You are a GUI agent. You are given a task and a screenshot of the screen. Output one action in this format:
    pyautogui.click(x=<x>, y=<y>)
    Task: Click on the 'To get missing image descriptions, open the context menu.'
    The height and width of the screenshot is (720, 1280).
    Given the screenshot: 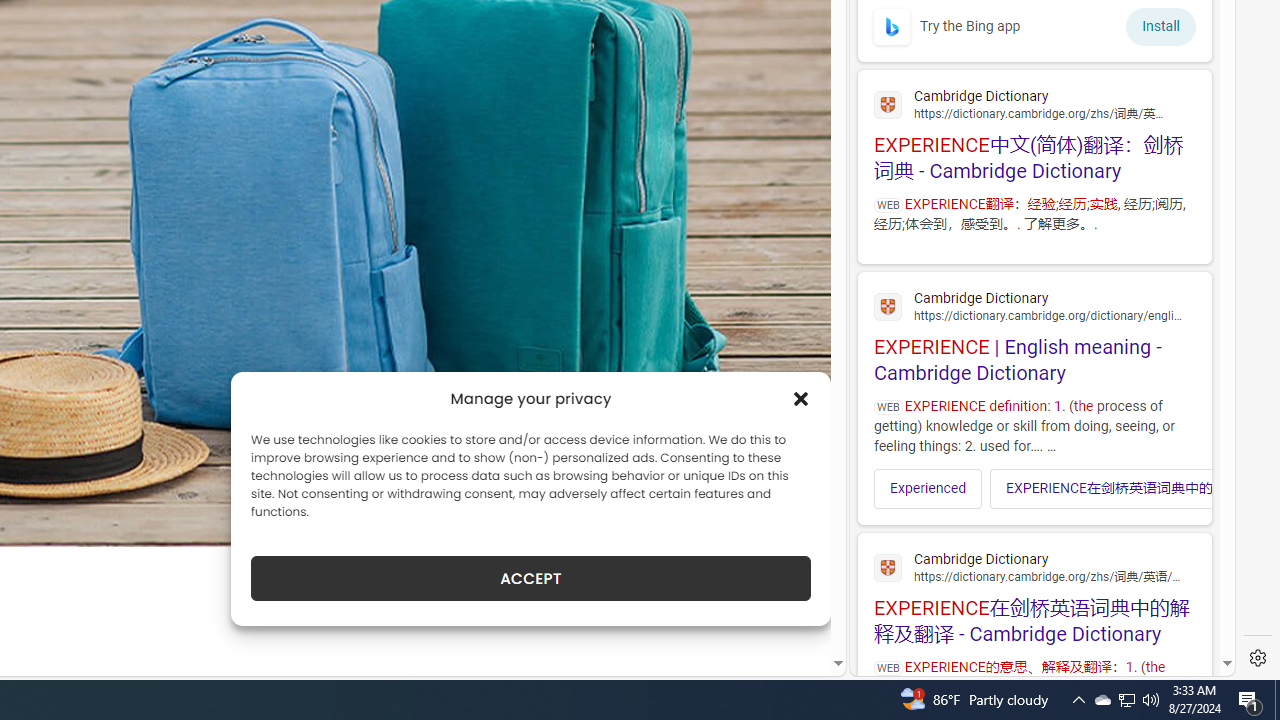 What is the action you would take?
    pyautogui.click(x=891, y=26)
    